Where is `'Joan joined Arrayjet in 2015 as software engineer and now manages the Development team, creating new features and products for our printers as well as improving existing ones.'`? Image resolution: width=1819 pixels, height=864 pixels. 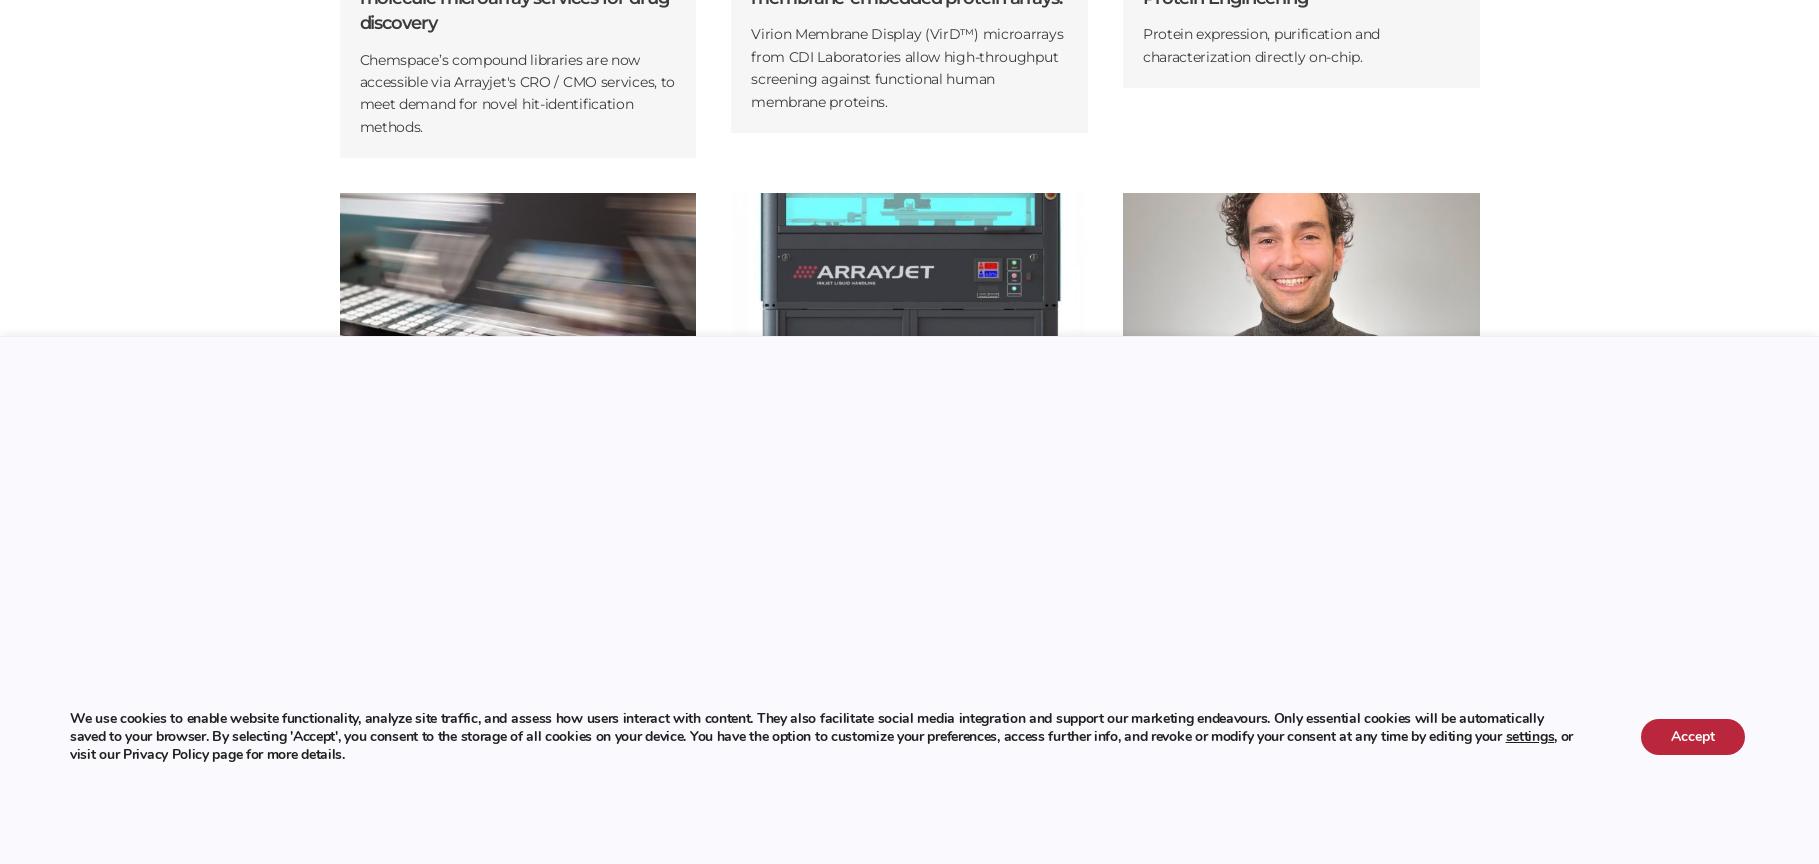
'Joan joined Arrayjet in 2015 as software engineer and now manages the Development team, creating new features and products for our printers as well as improving existing ones.' is located at coordinates (1295, 563).